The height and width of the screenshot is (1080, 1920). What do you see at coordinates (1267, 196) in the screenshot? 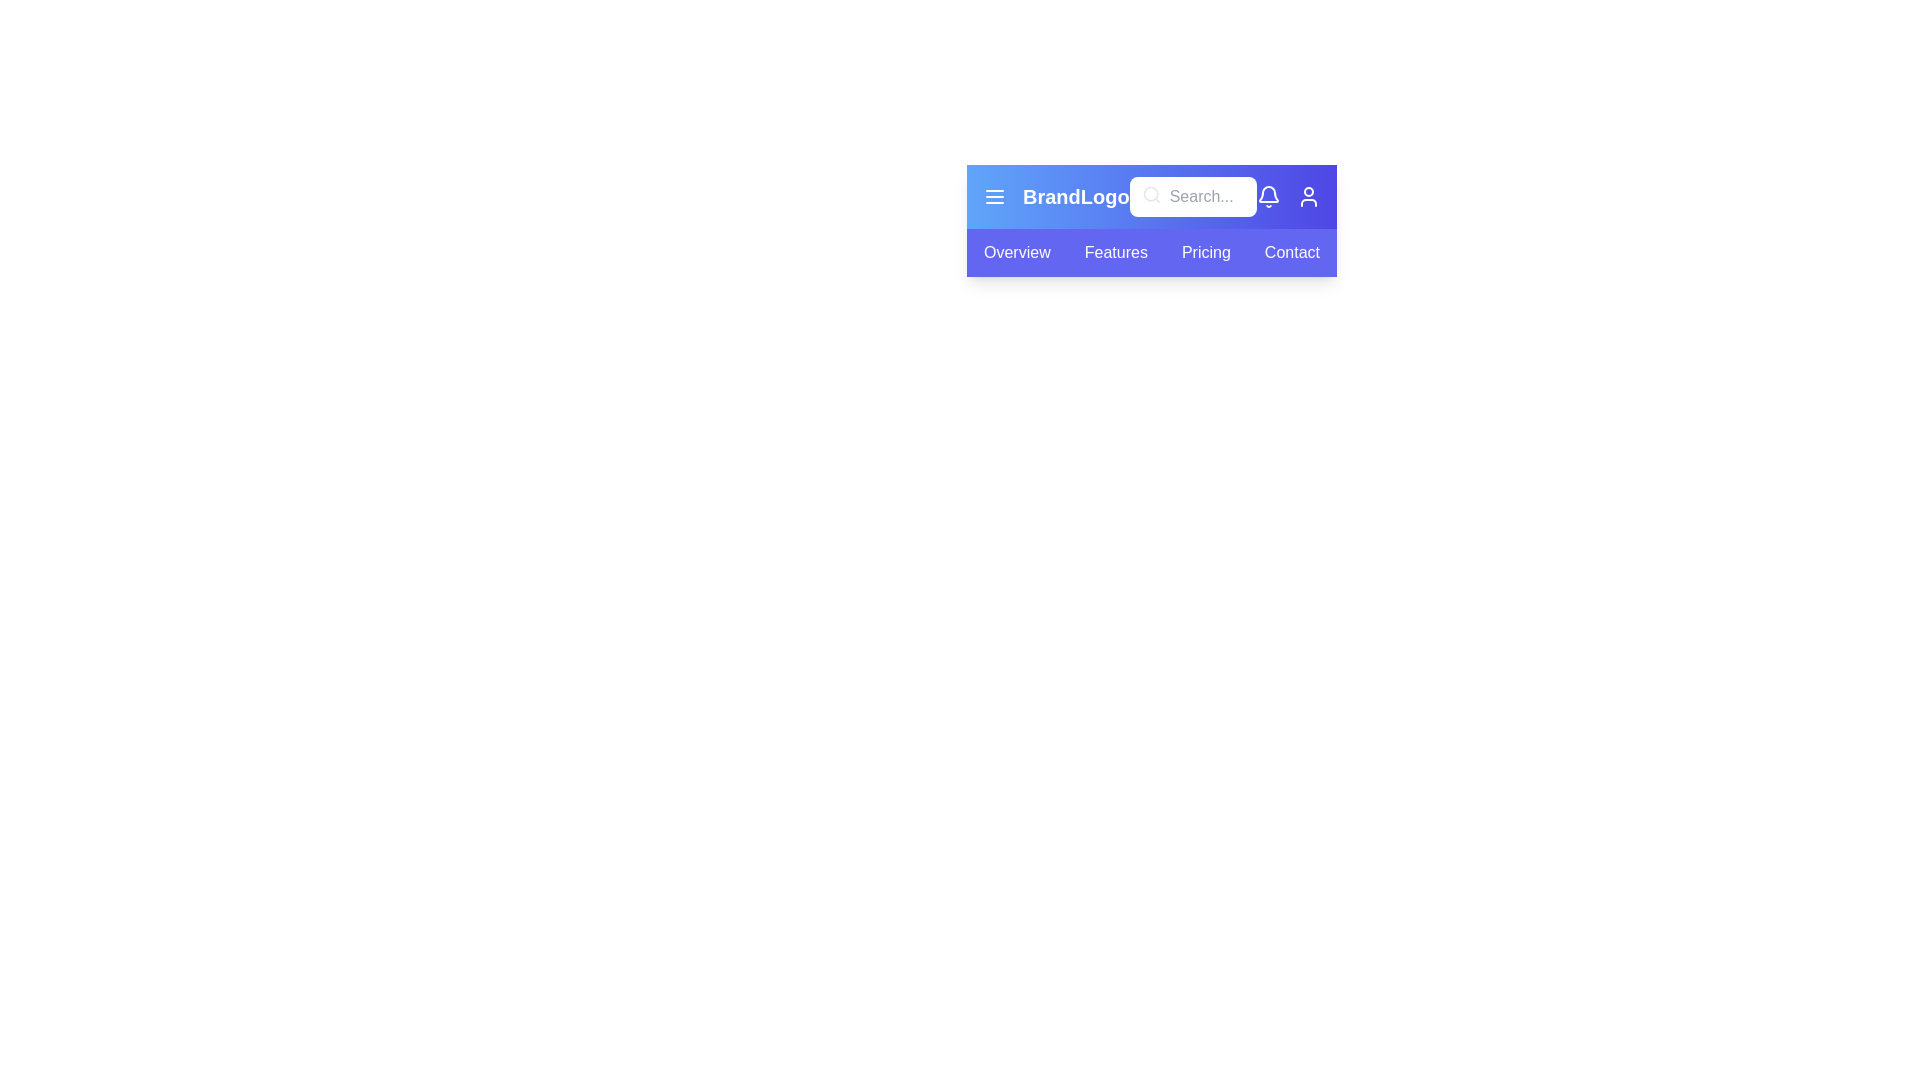
I see `the bell icon to view notifications` at bounding box center [1267, 196].